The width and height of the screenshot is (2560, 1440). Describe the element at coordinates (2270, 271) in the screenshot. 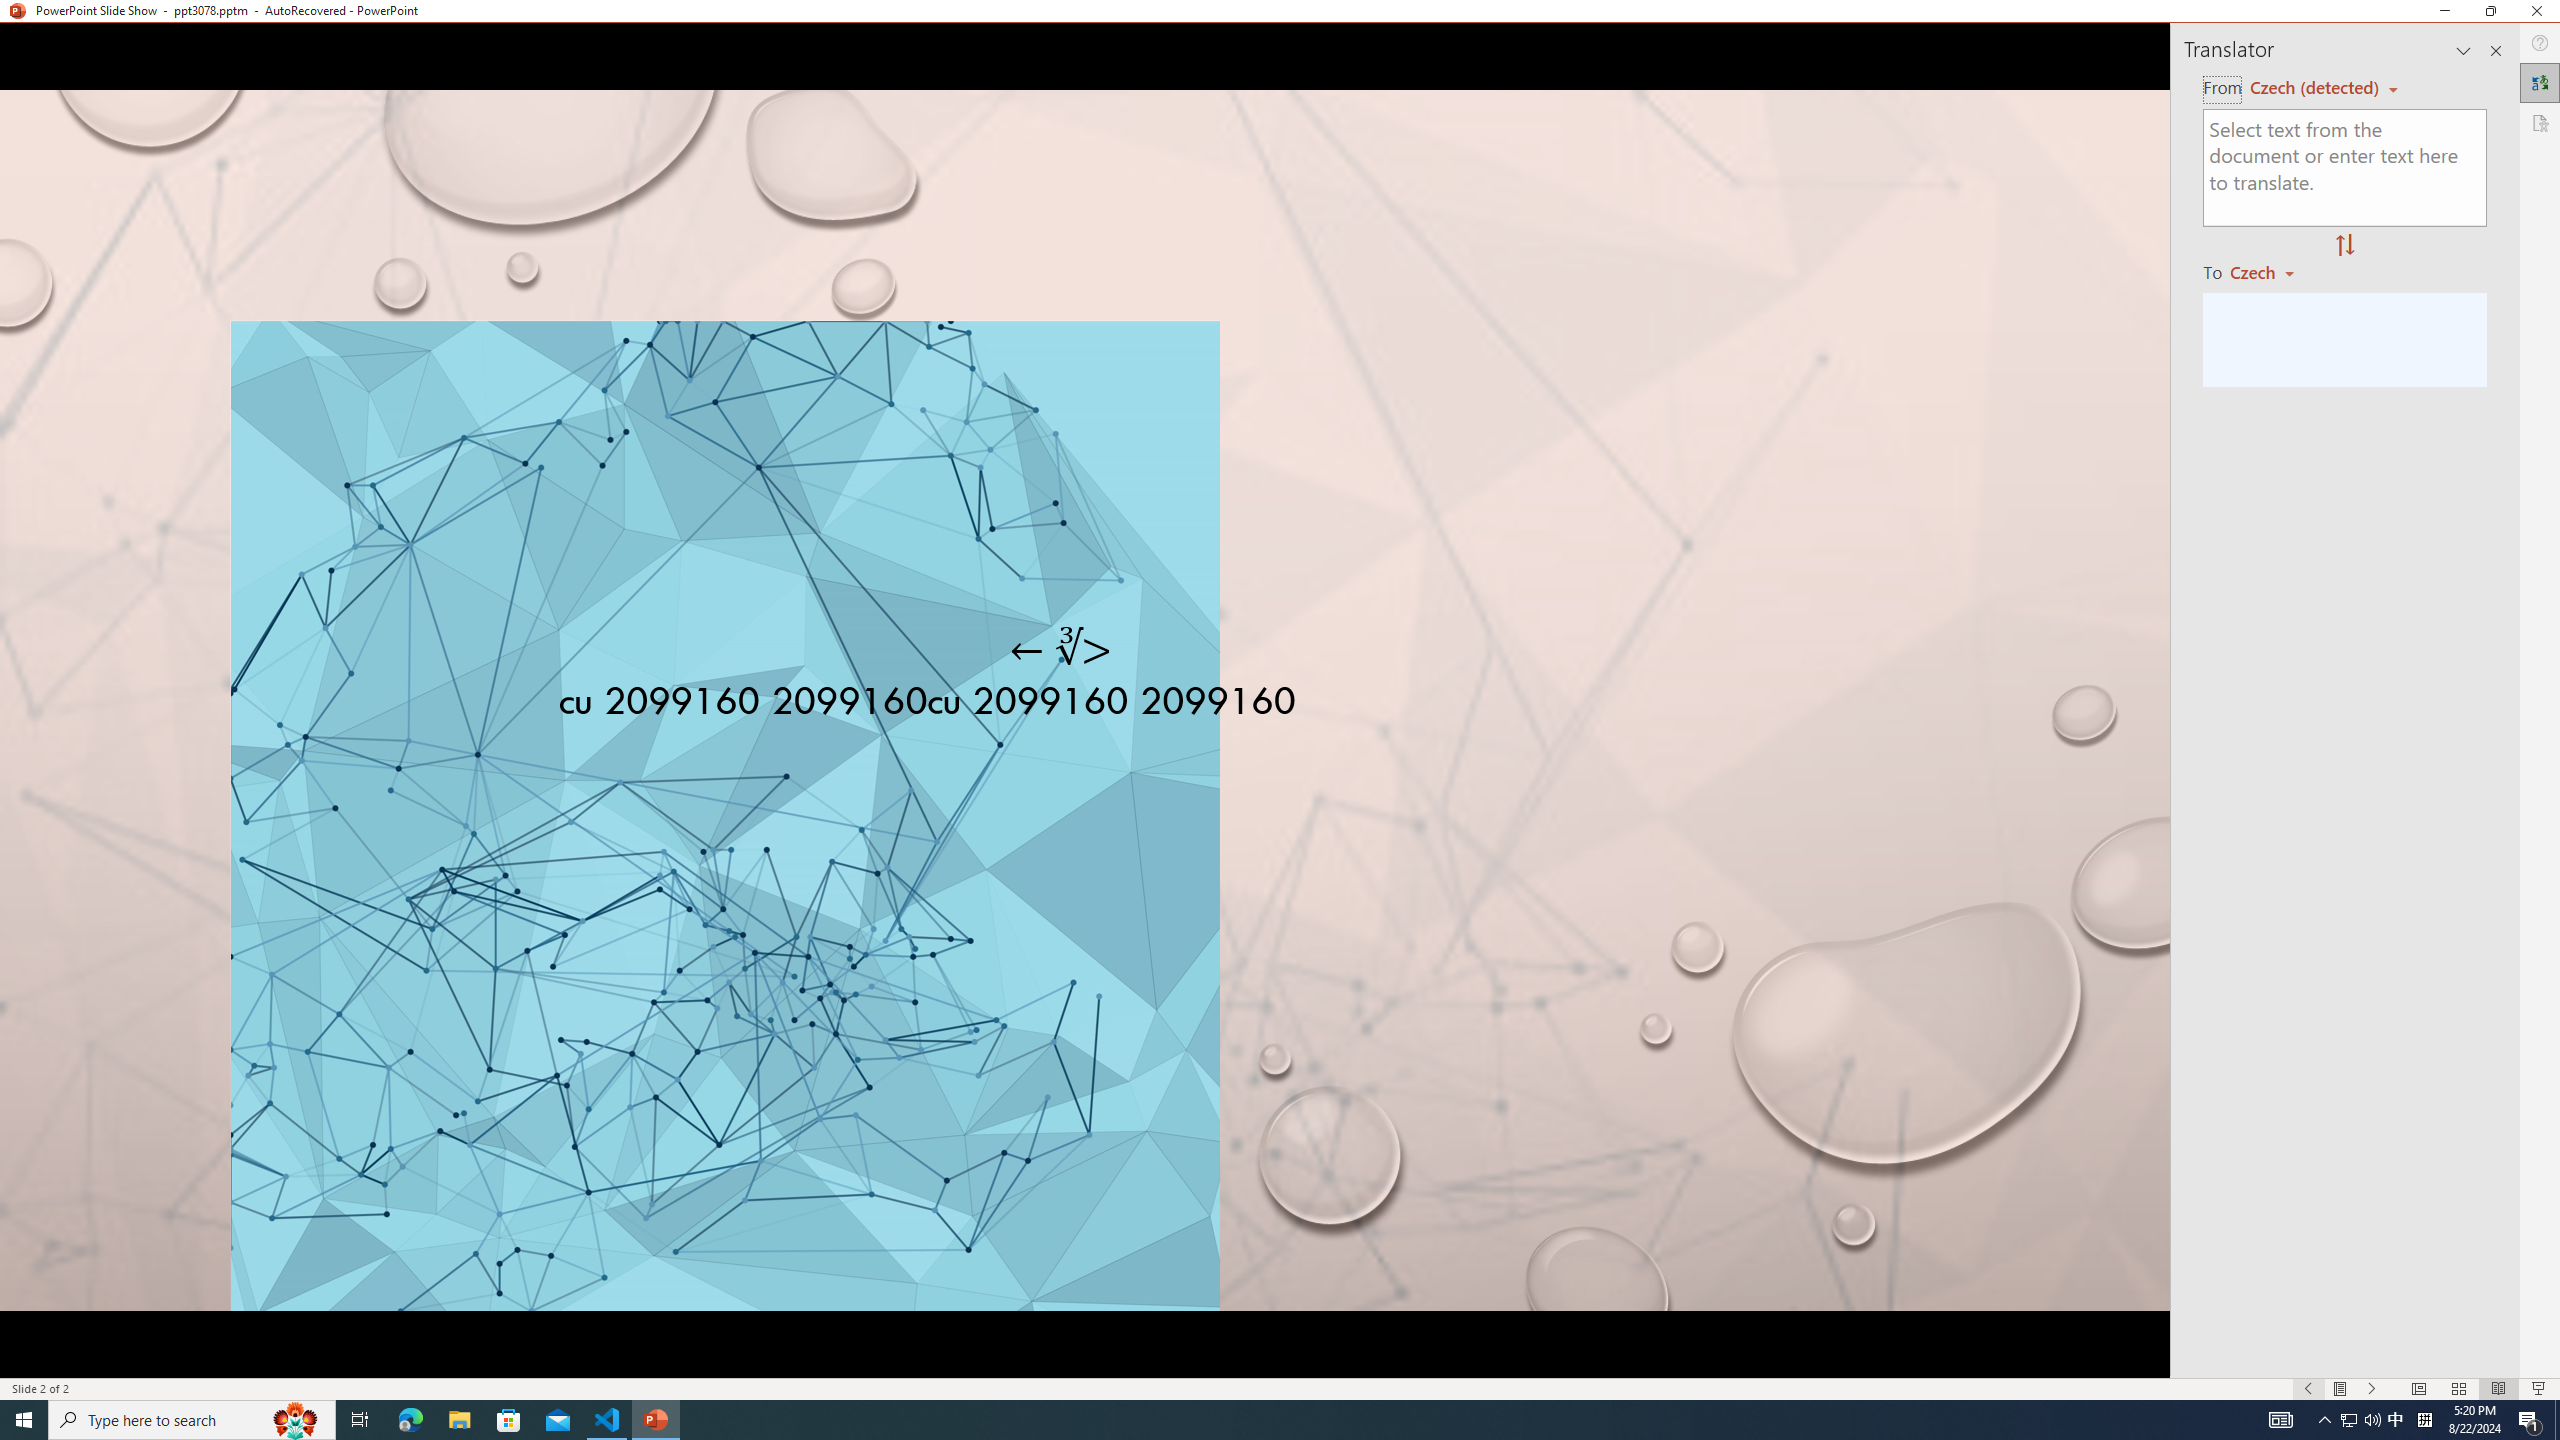

I see `'Czech'` at that location.